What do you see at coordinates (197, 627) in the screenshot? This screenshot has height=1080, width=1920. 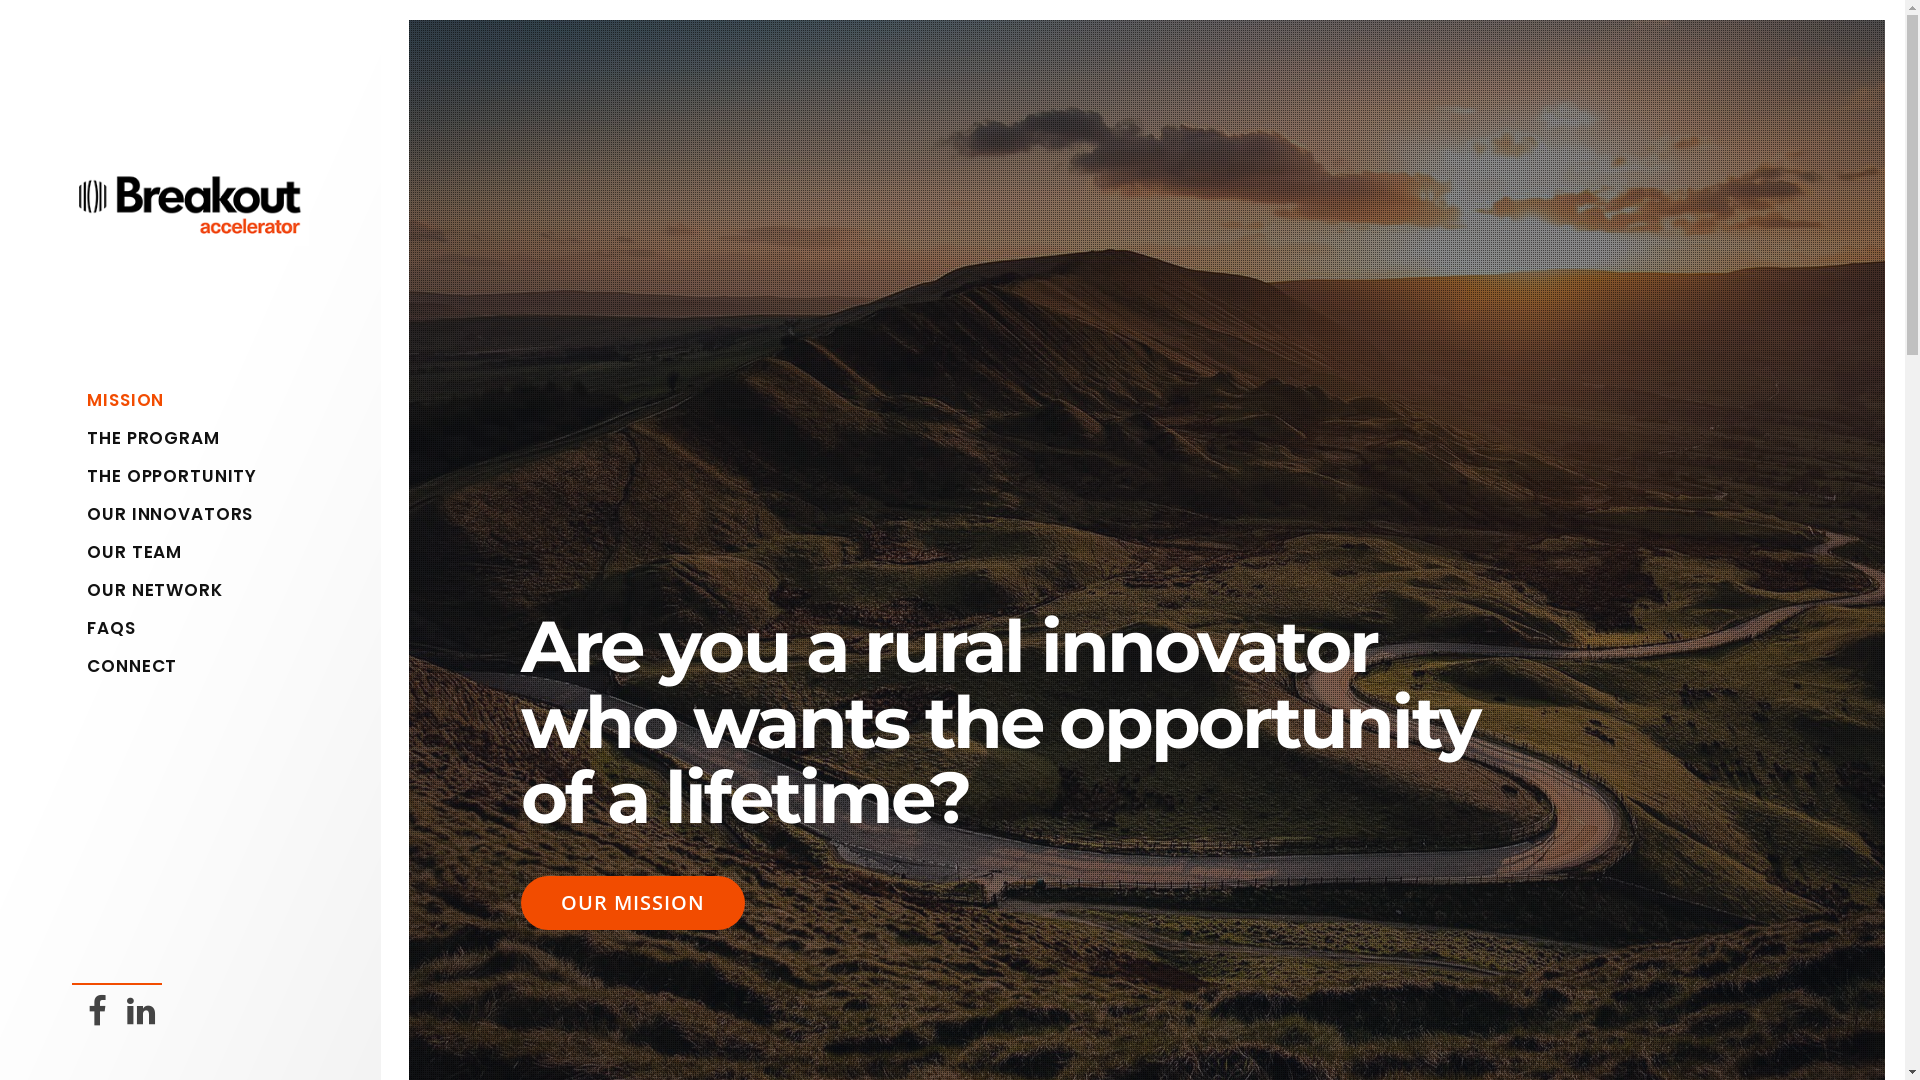 I see `'FAQS'` at bounding box center [197, 627].